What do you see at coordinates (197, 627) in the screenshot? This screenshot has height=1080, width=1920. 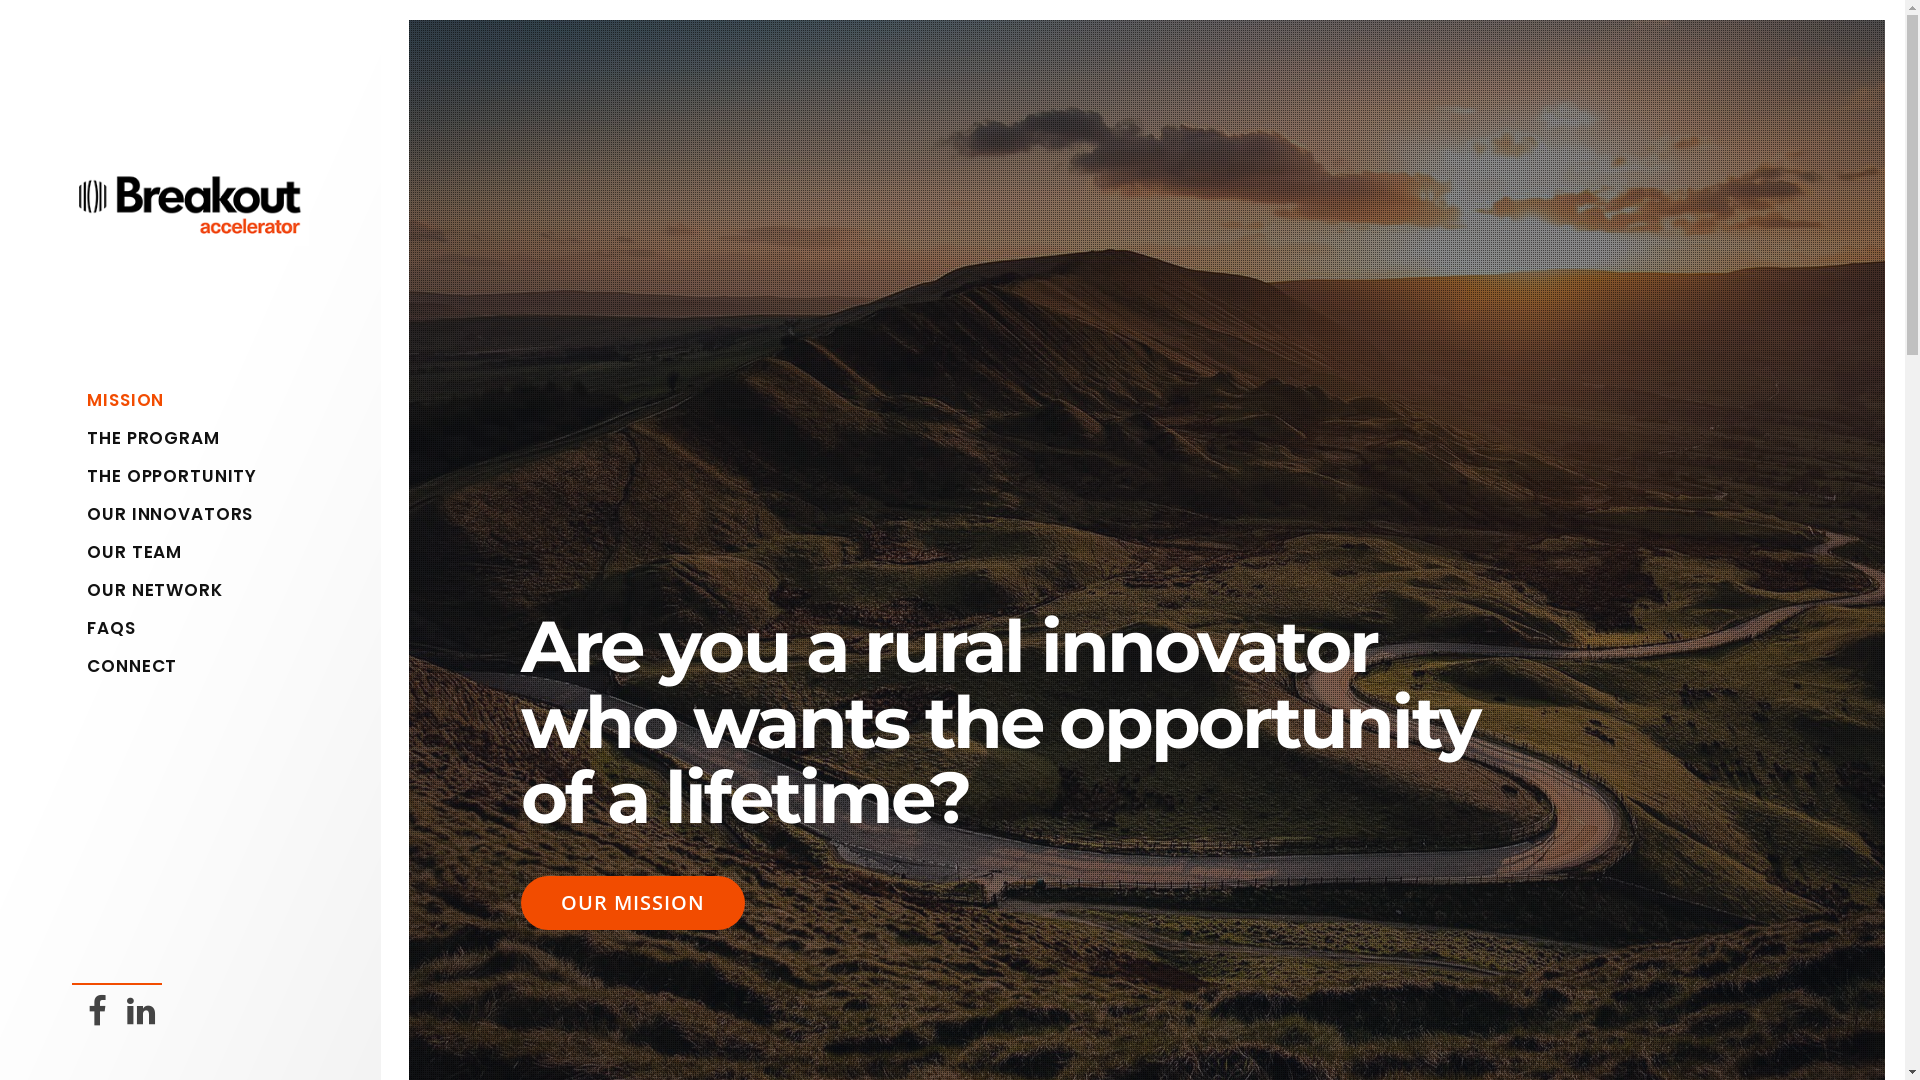 I see `'FAQS'` at bounding box center [197, 627].